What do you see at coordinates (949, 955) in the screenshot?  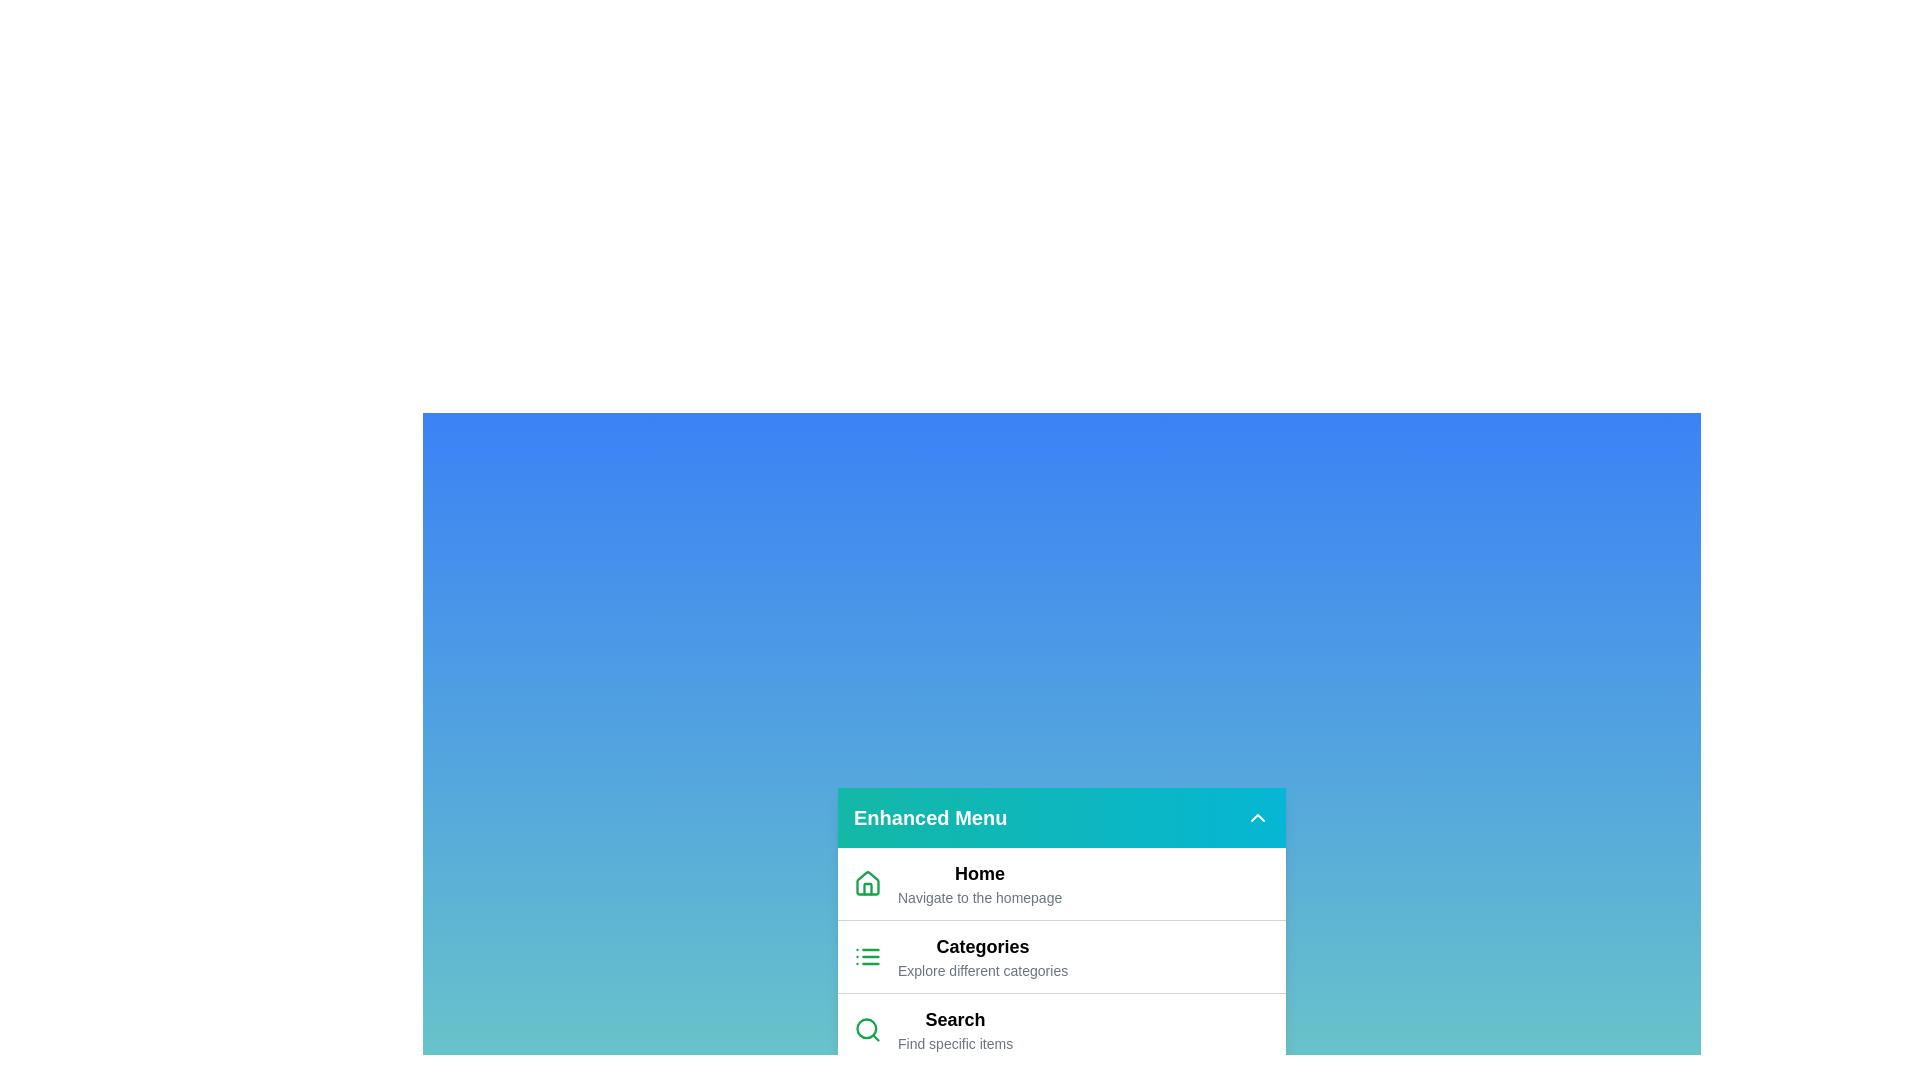 I see `the menu item labeled Categories` at bounding box center [949, 955].